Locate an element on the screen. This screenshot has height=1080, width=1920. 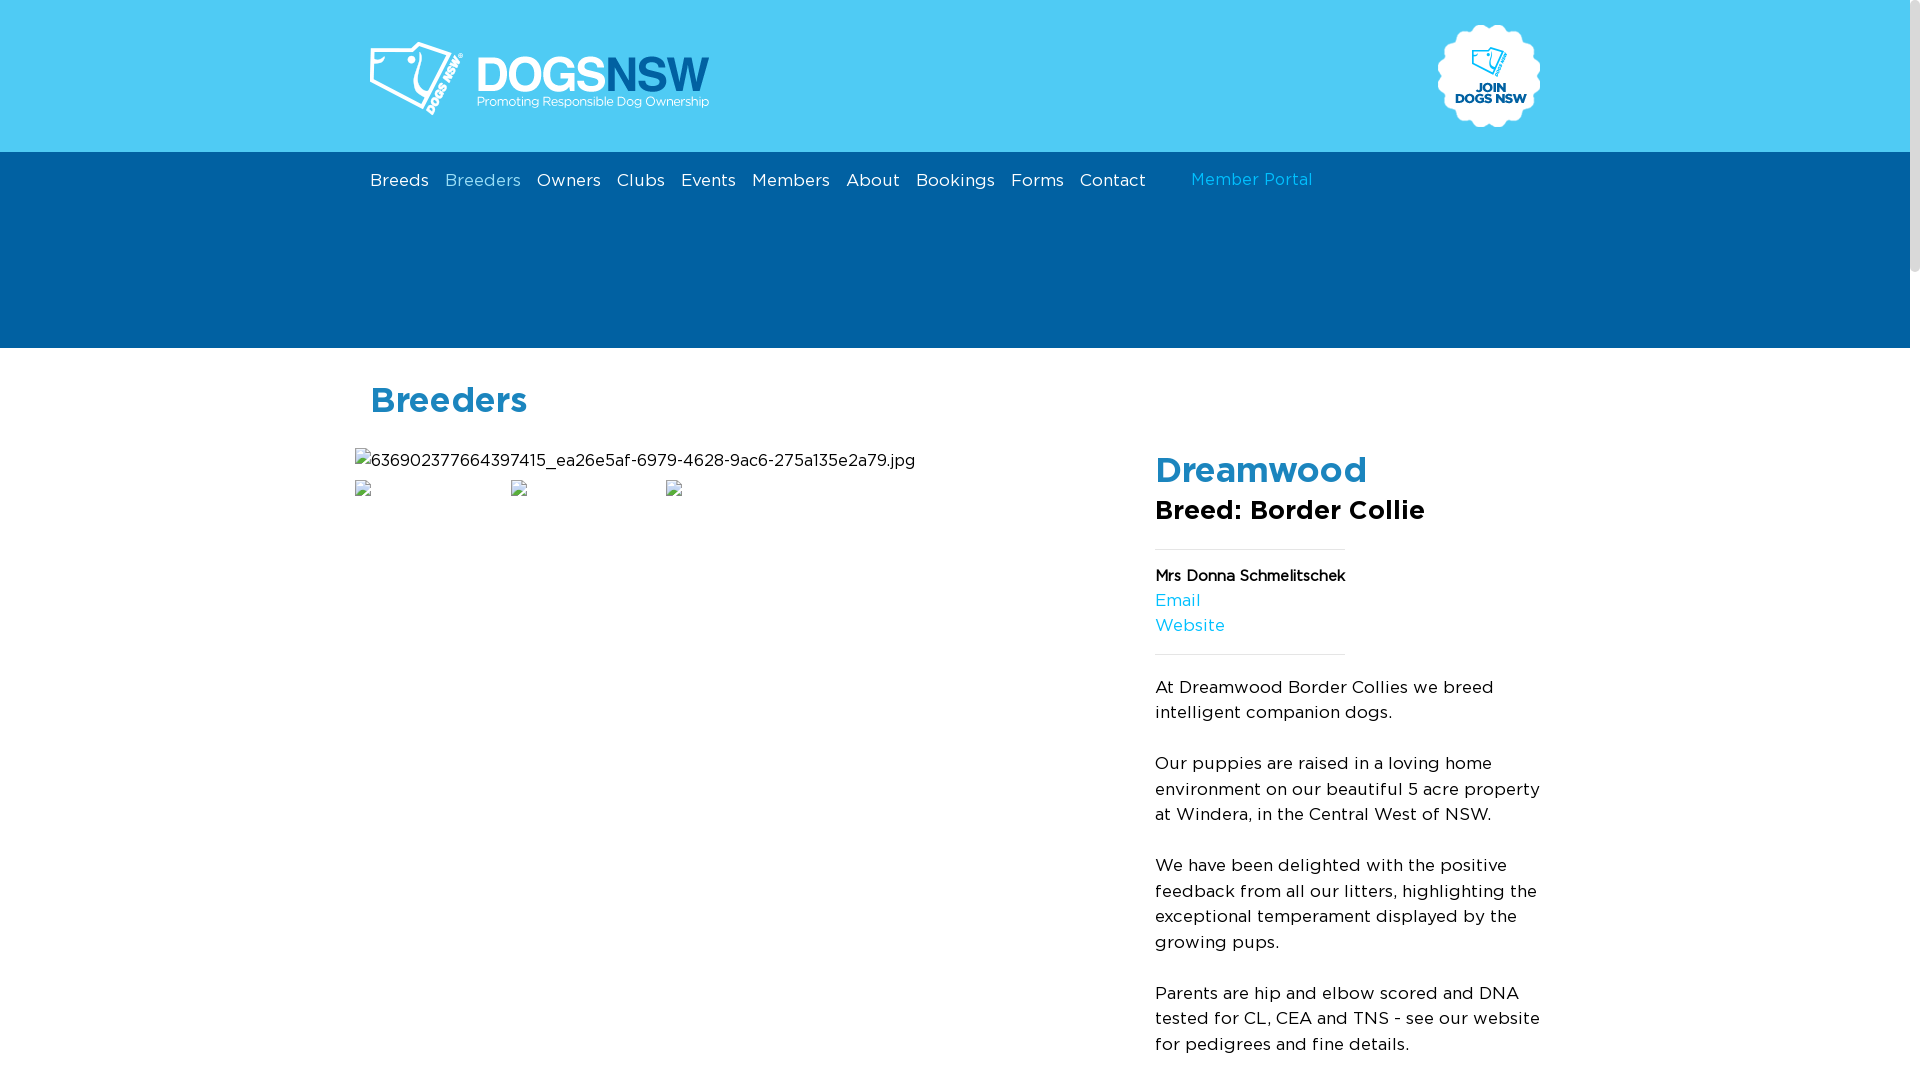
'Member Portal' is located at coordinates (1251, 177).